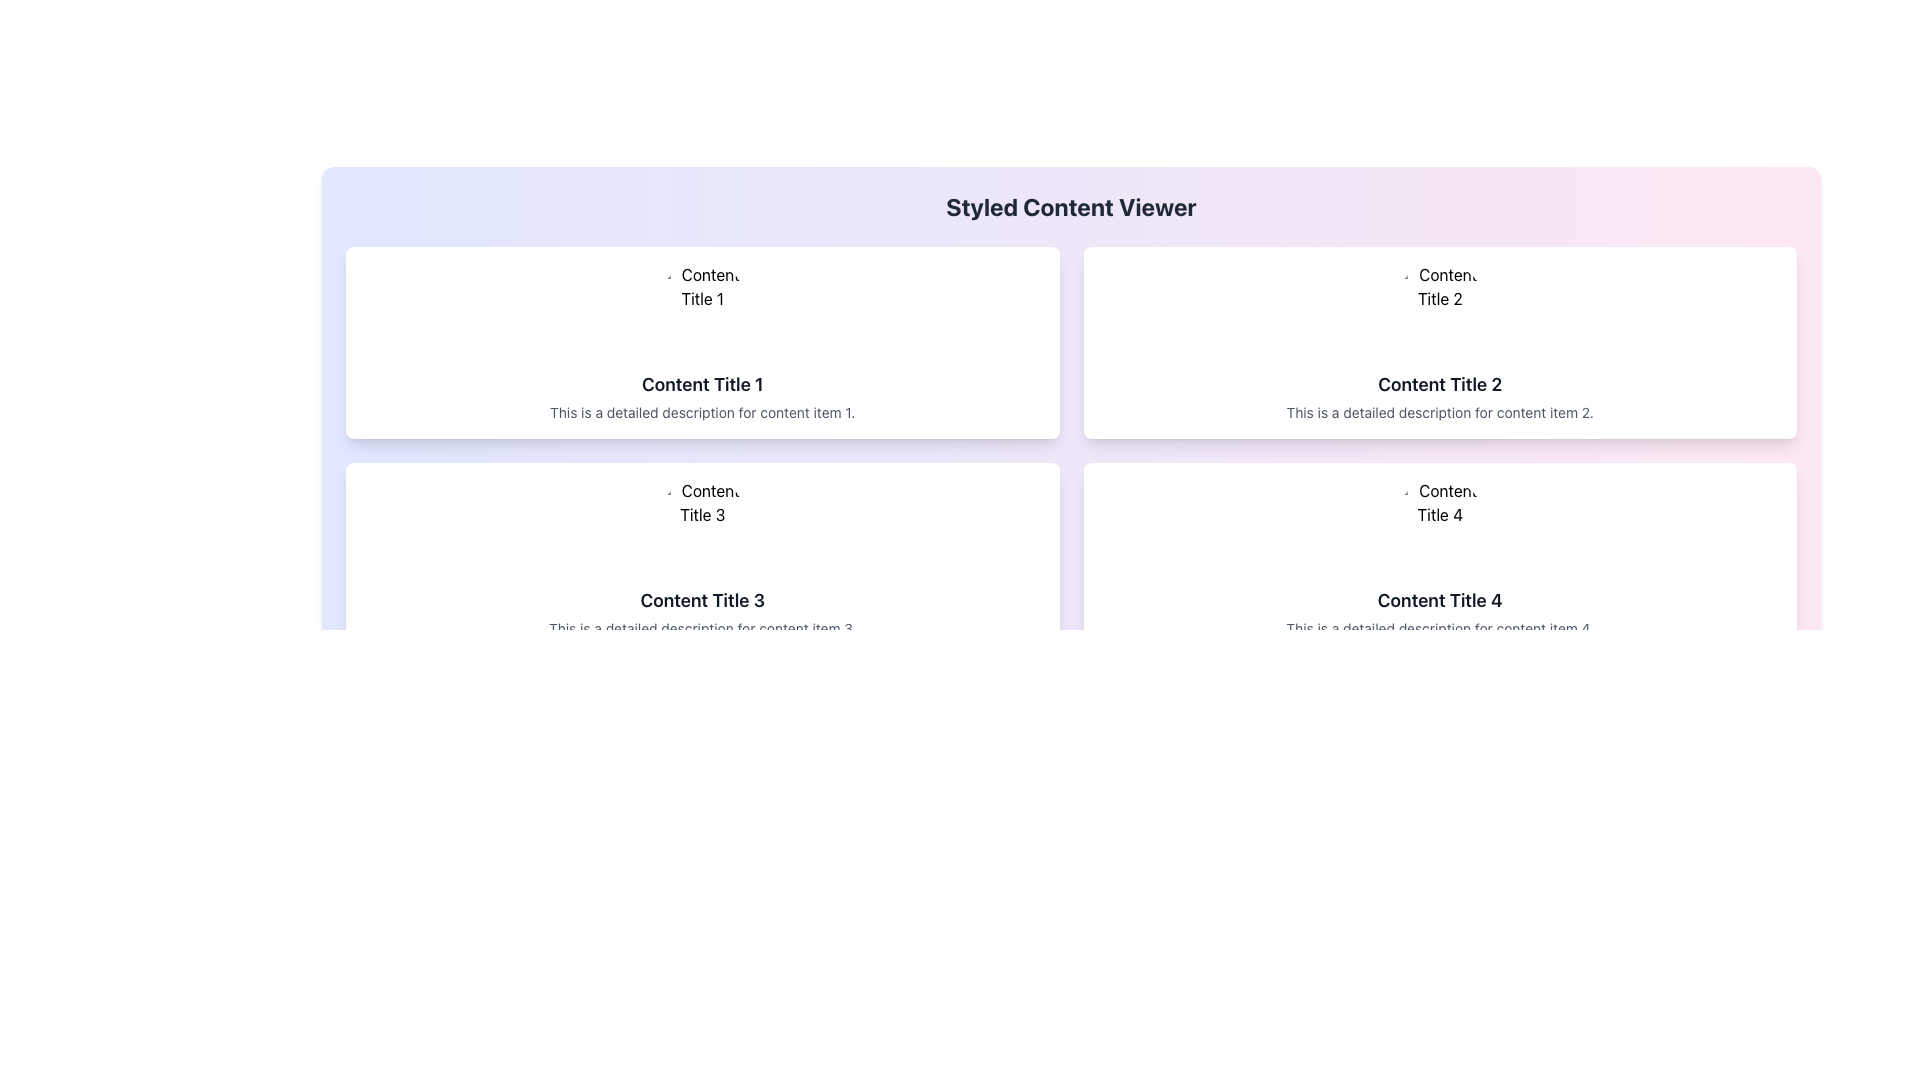 This screenshot has width=1920, height=1080. What do you see at coordinates (1764, 930) in the screenshot?
I see `the 'Next' button with a gray background and rounded corners located on the far right of the navigation group at the bottom of the interface` at bounding box center [1764, 930].